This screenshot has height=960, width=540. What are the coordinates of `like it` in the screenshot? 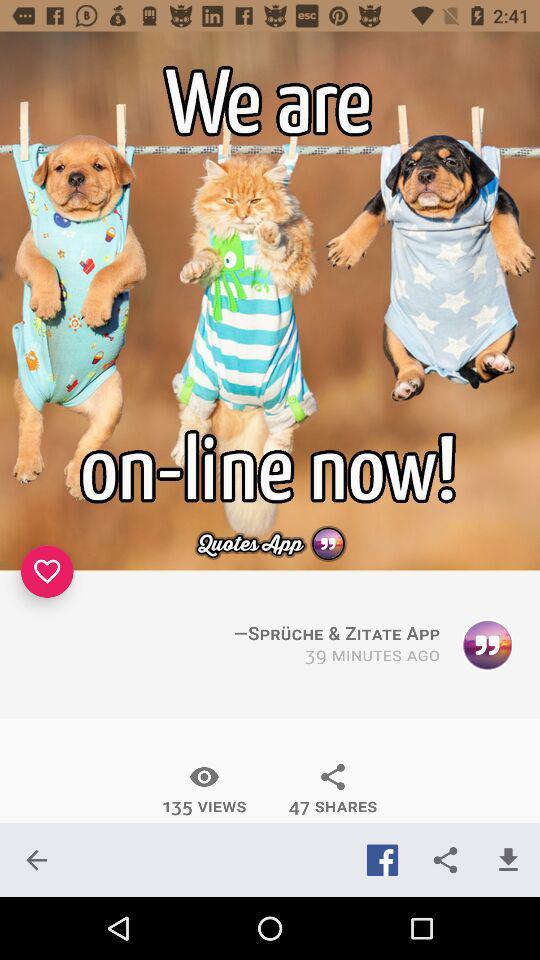 It's located at (47, 571).